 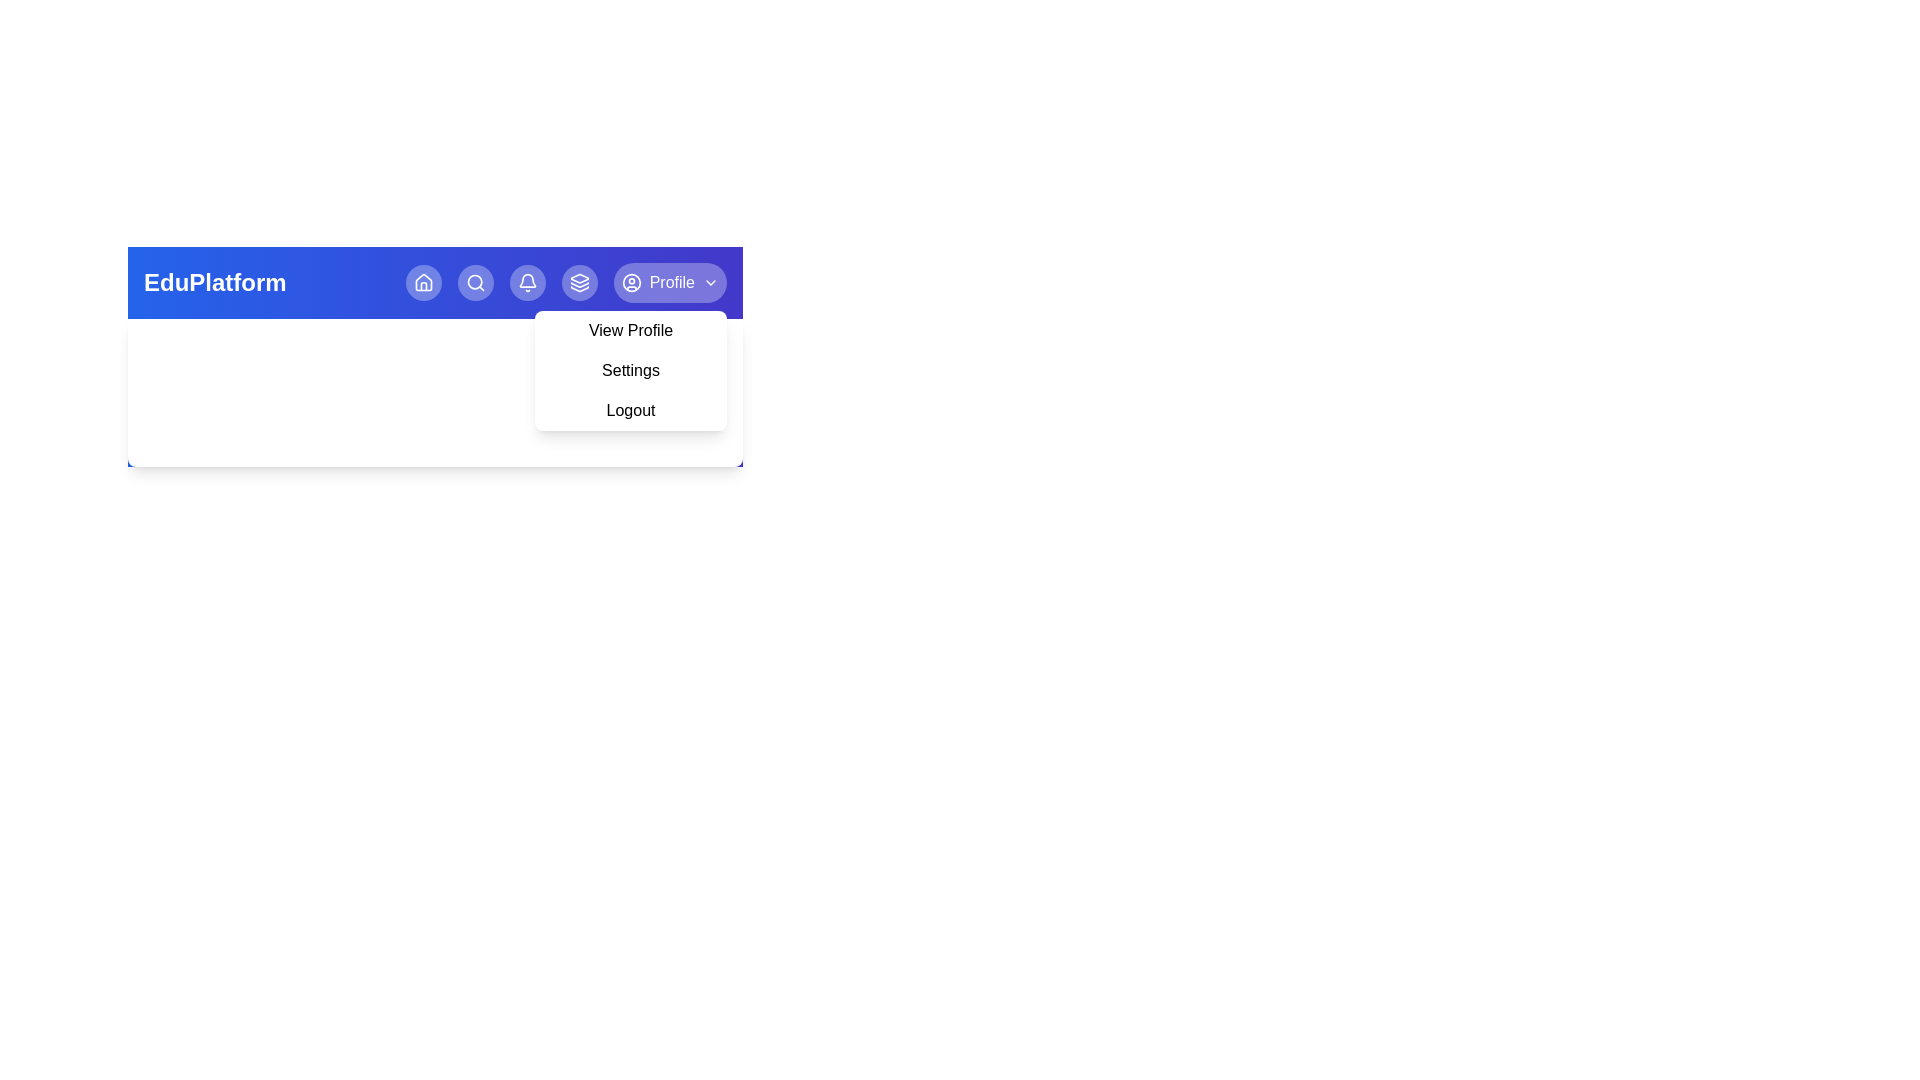 I want to click on the profile menu button to open the dropdown menu, so click(x=670, y=282).